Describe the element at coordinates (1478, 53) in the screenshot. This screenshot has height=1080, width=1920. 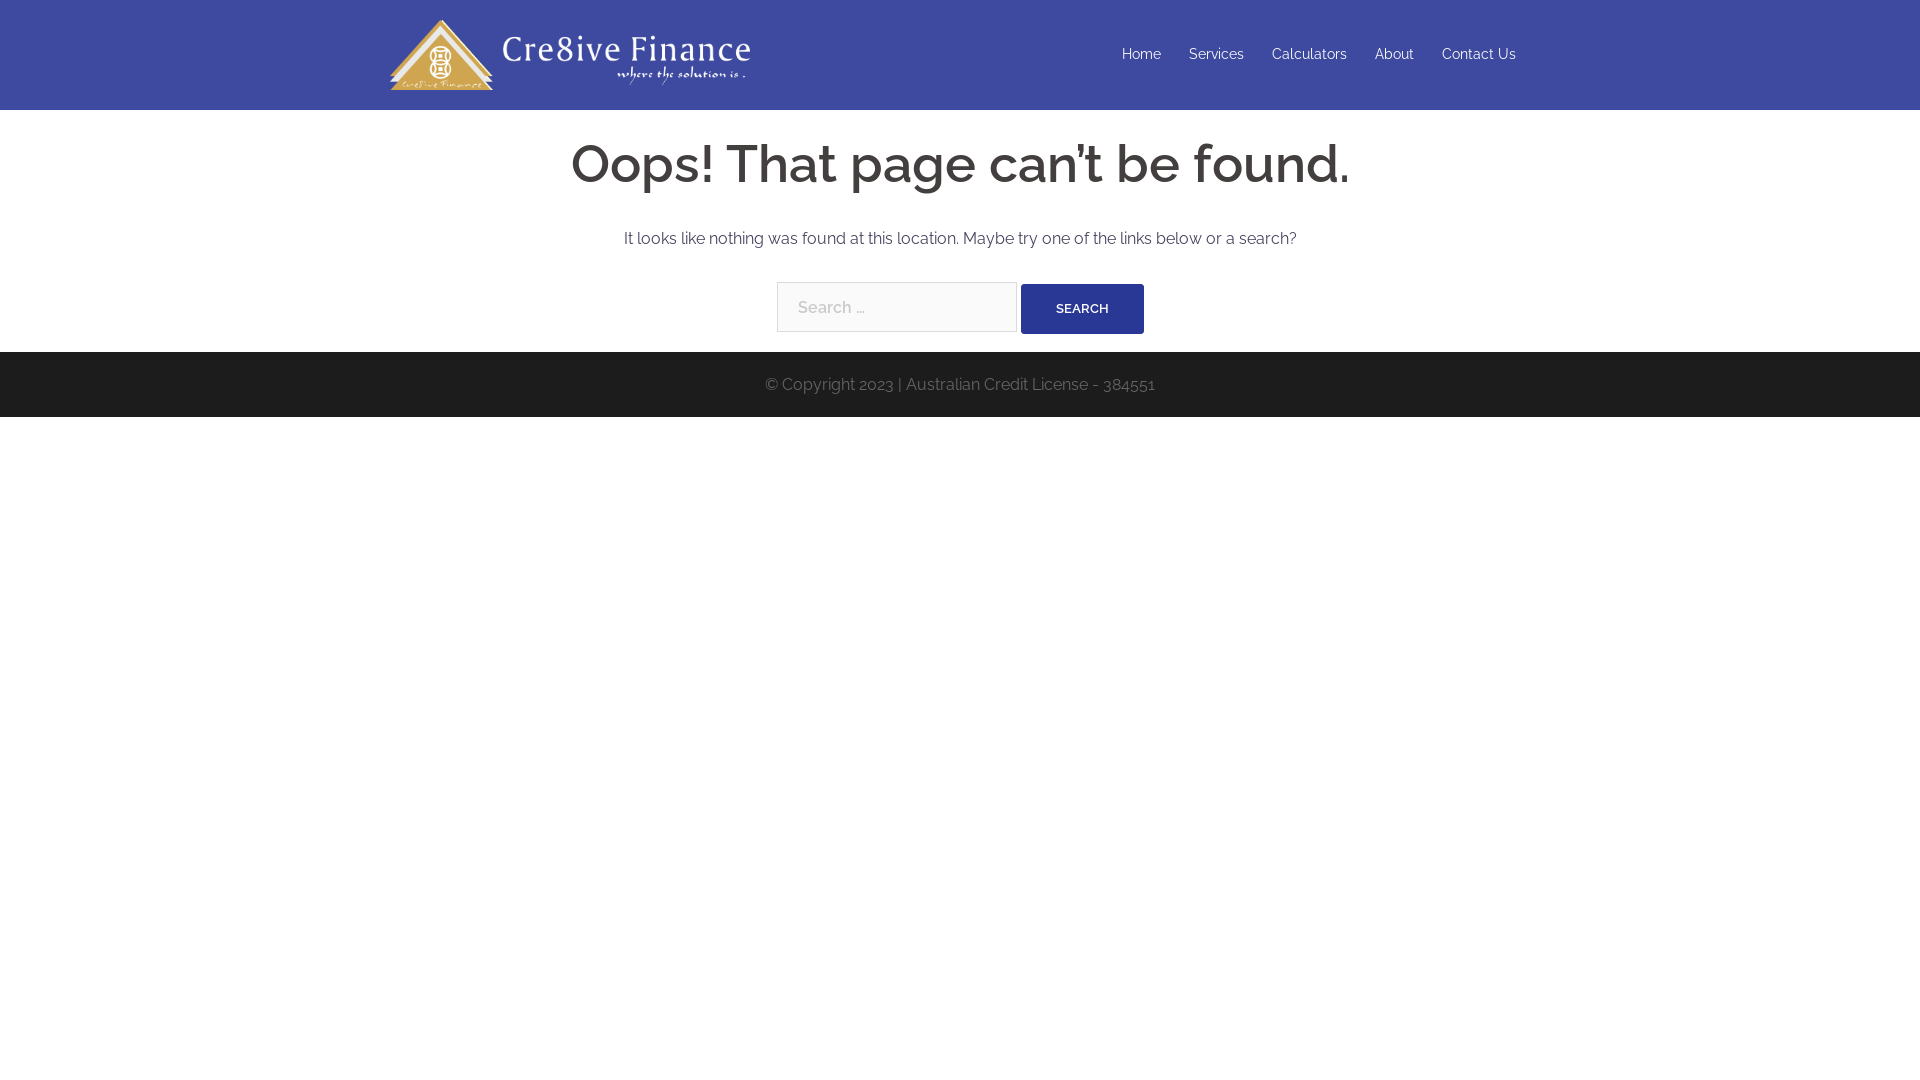
I see `'Contact Us'` at that location.